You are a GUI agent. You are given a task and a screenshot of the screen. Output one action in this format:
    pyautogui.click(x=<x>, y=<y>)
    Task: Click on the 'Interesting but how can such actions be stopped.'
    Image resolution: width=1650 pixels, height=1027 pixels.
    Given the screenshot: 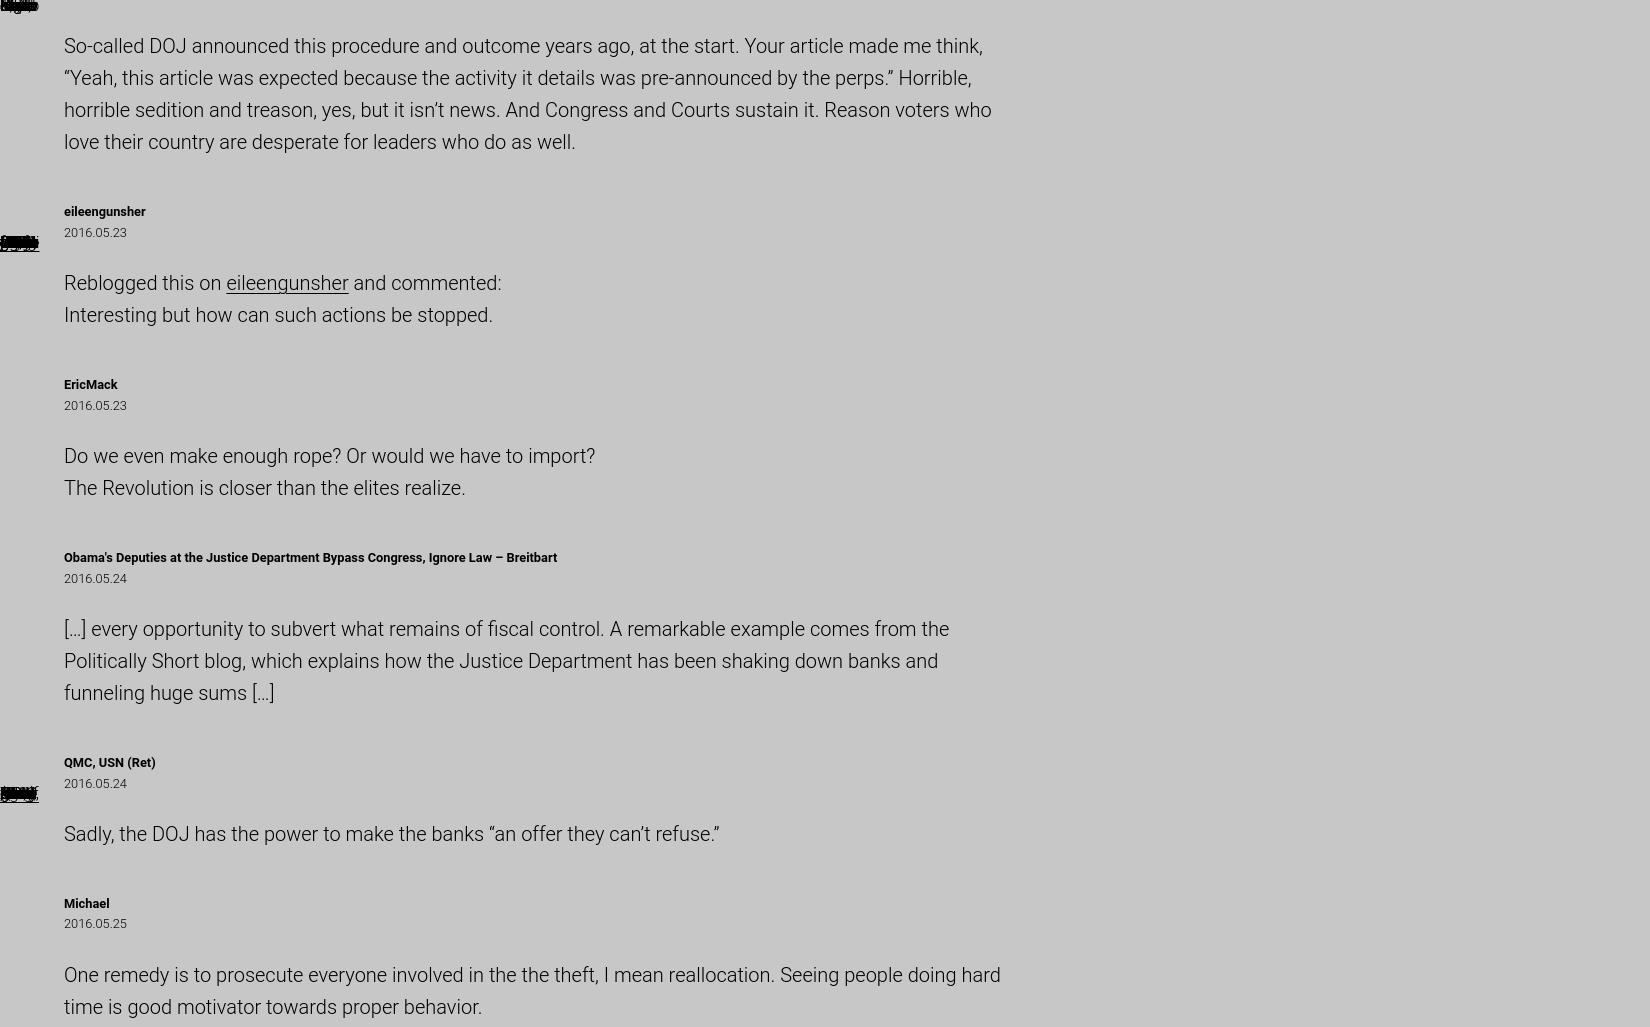 What is the action you would take?
    pyautogui.click(x=64, y=313)
    